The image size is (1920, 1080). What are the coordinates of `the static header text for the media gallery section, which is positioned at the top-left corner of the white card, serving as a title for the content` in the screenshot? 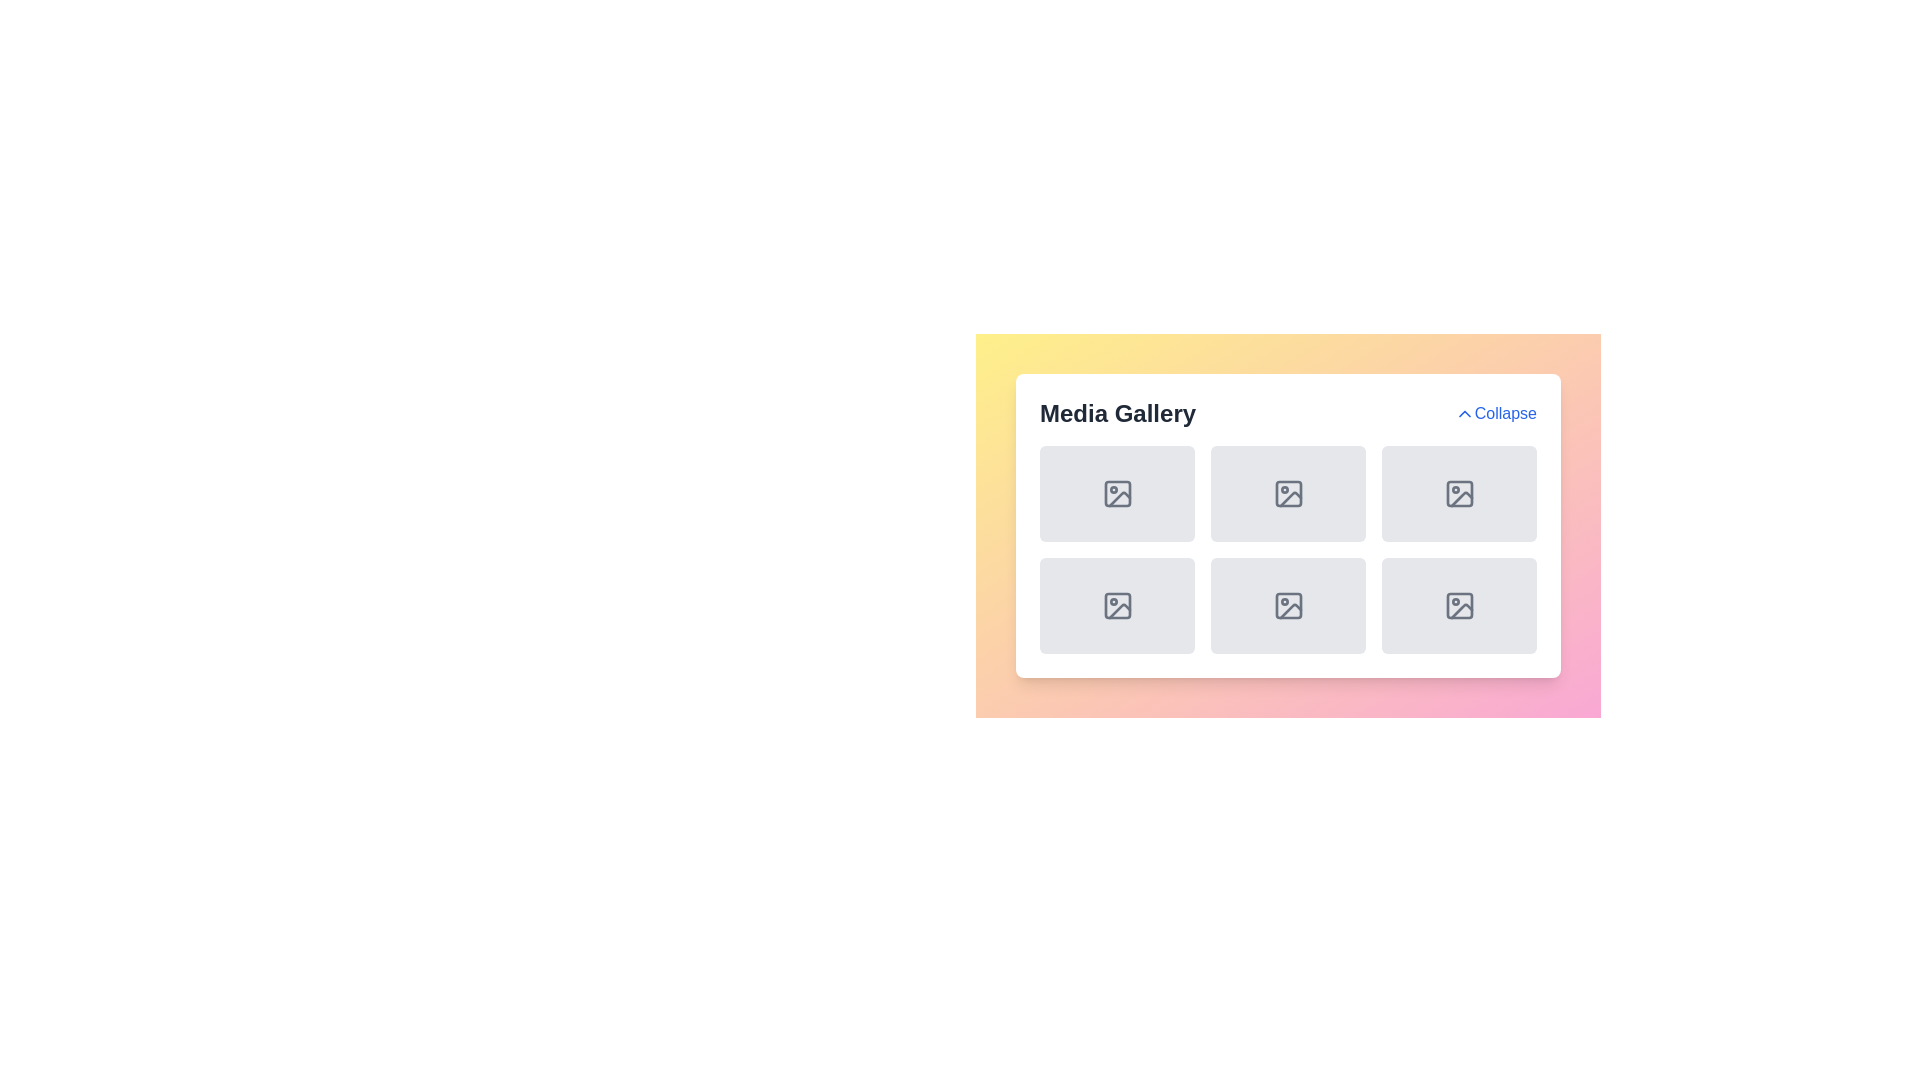 It's located at (1117, 412).